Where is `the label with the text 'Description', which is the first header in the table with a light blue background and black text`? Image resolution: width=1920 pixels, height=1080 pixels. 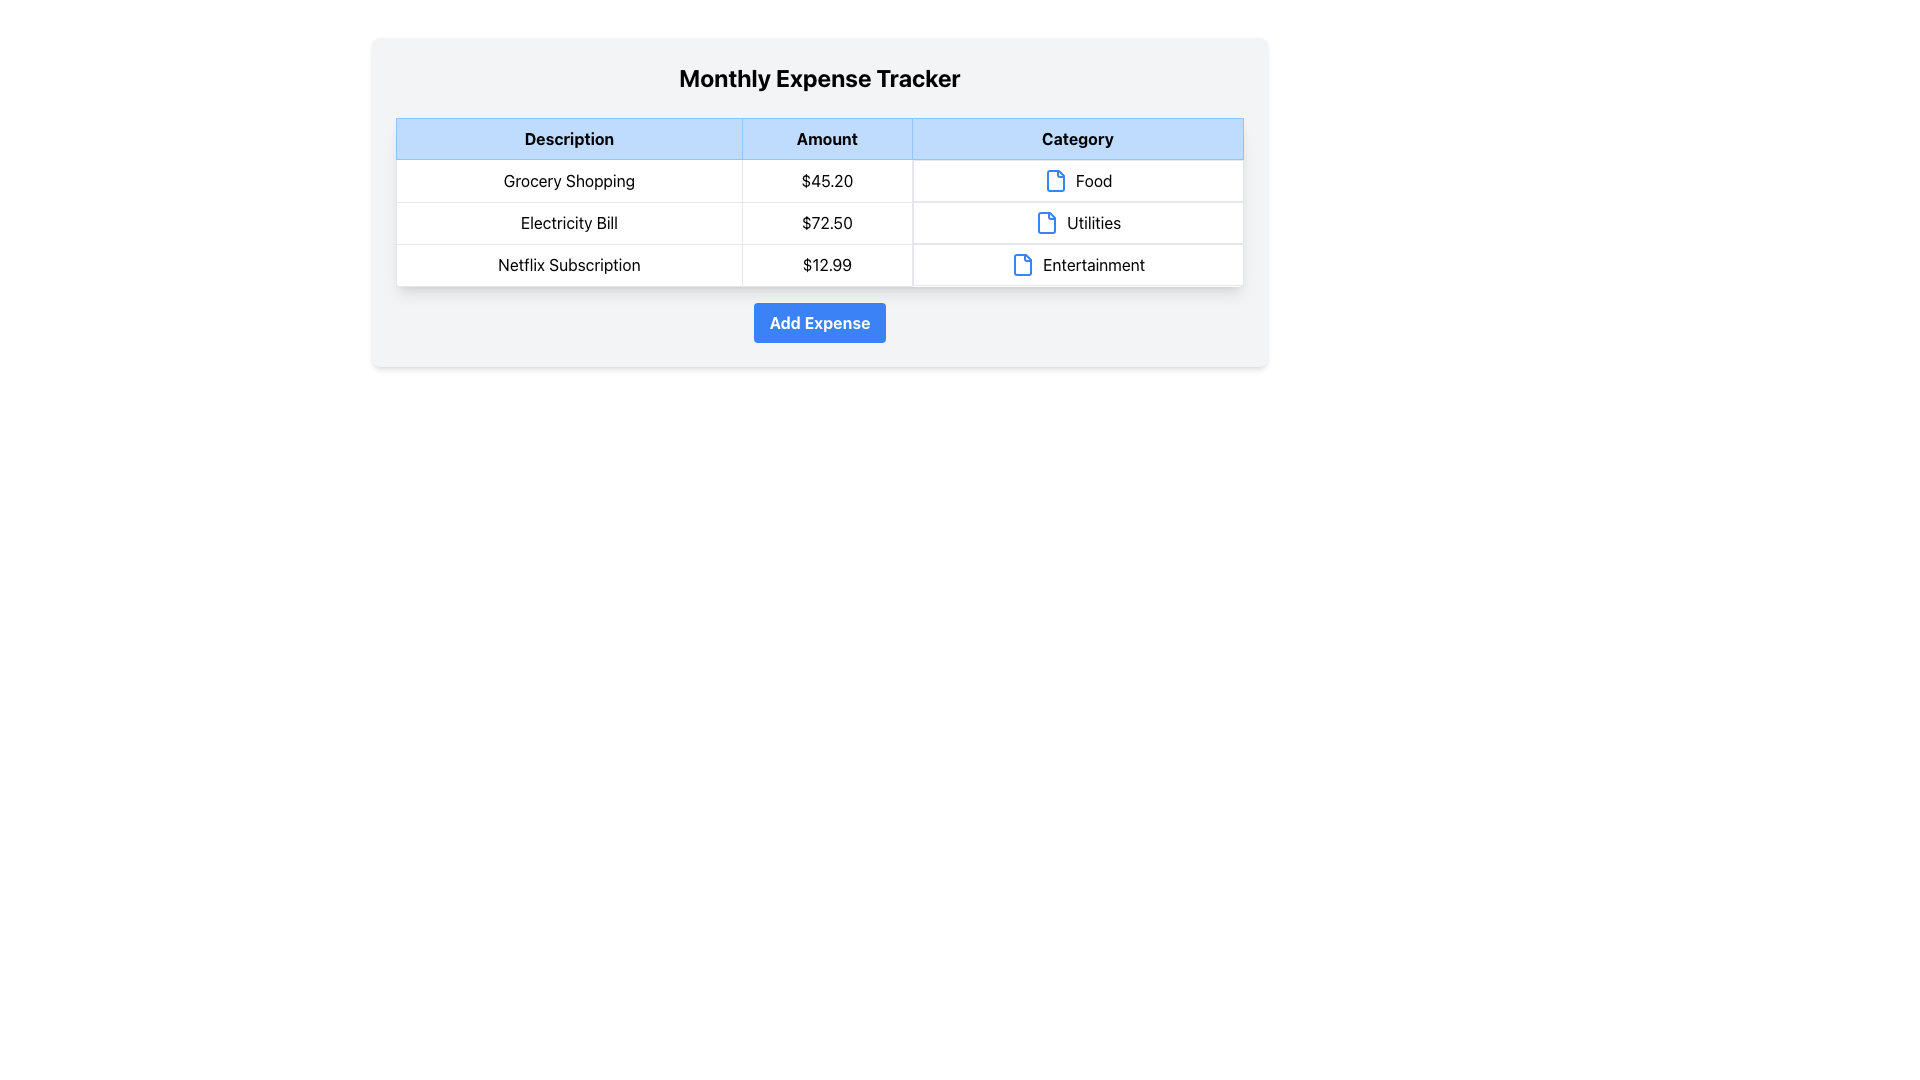
the label with the text 'Description', which is the first header in the table with a light blue background and black text is located at coordinates (568, 137).